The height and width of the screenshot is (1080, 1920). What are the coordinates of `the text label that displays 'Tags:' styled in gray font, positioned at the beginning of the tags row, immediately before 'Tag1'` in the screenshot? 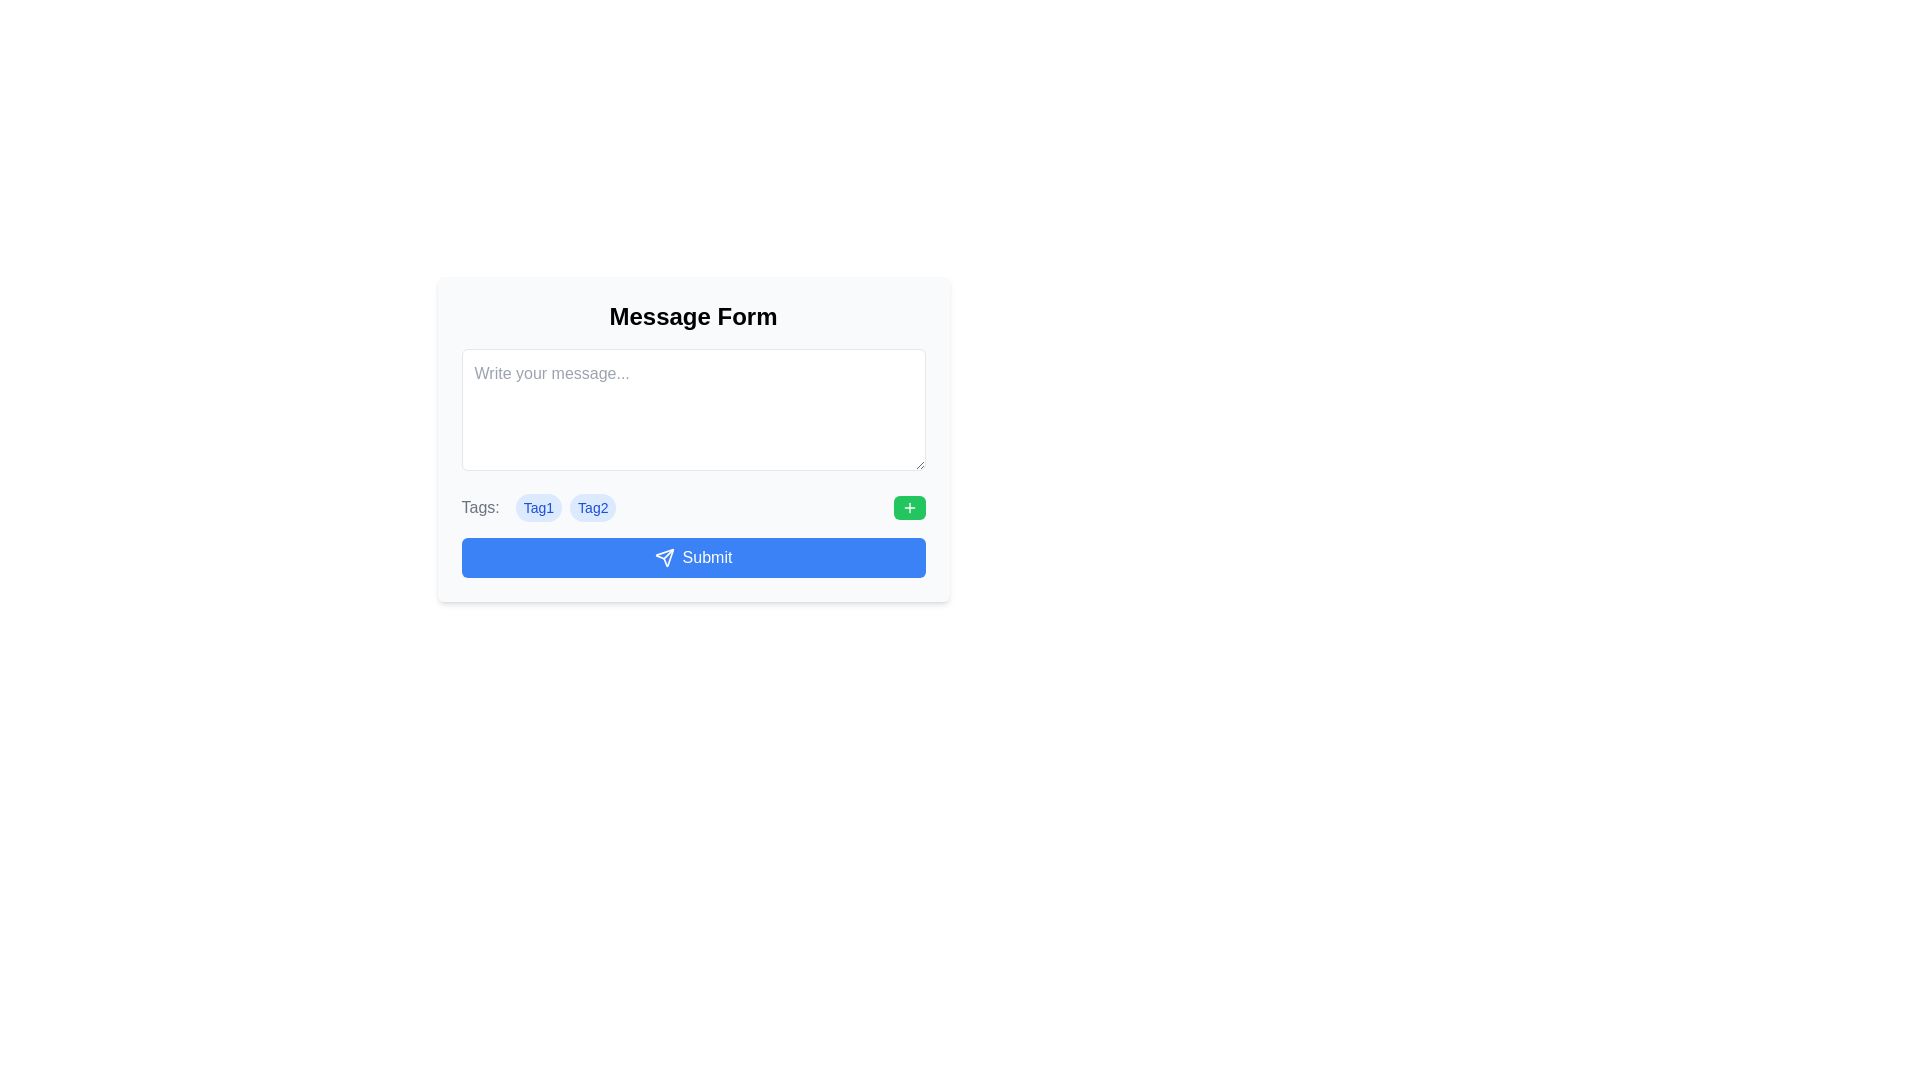 It's located at (480, 507).